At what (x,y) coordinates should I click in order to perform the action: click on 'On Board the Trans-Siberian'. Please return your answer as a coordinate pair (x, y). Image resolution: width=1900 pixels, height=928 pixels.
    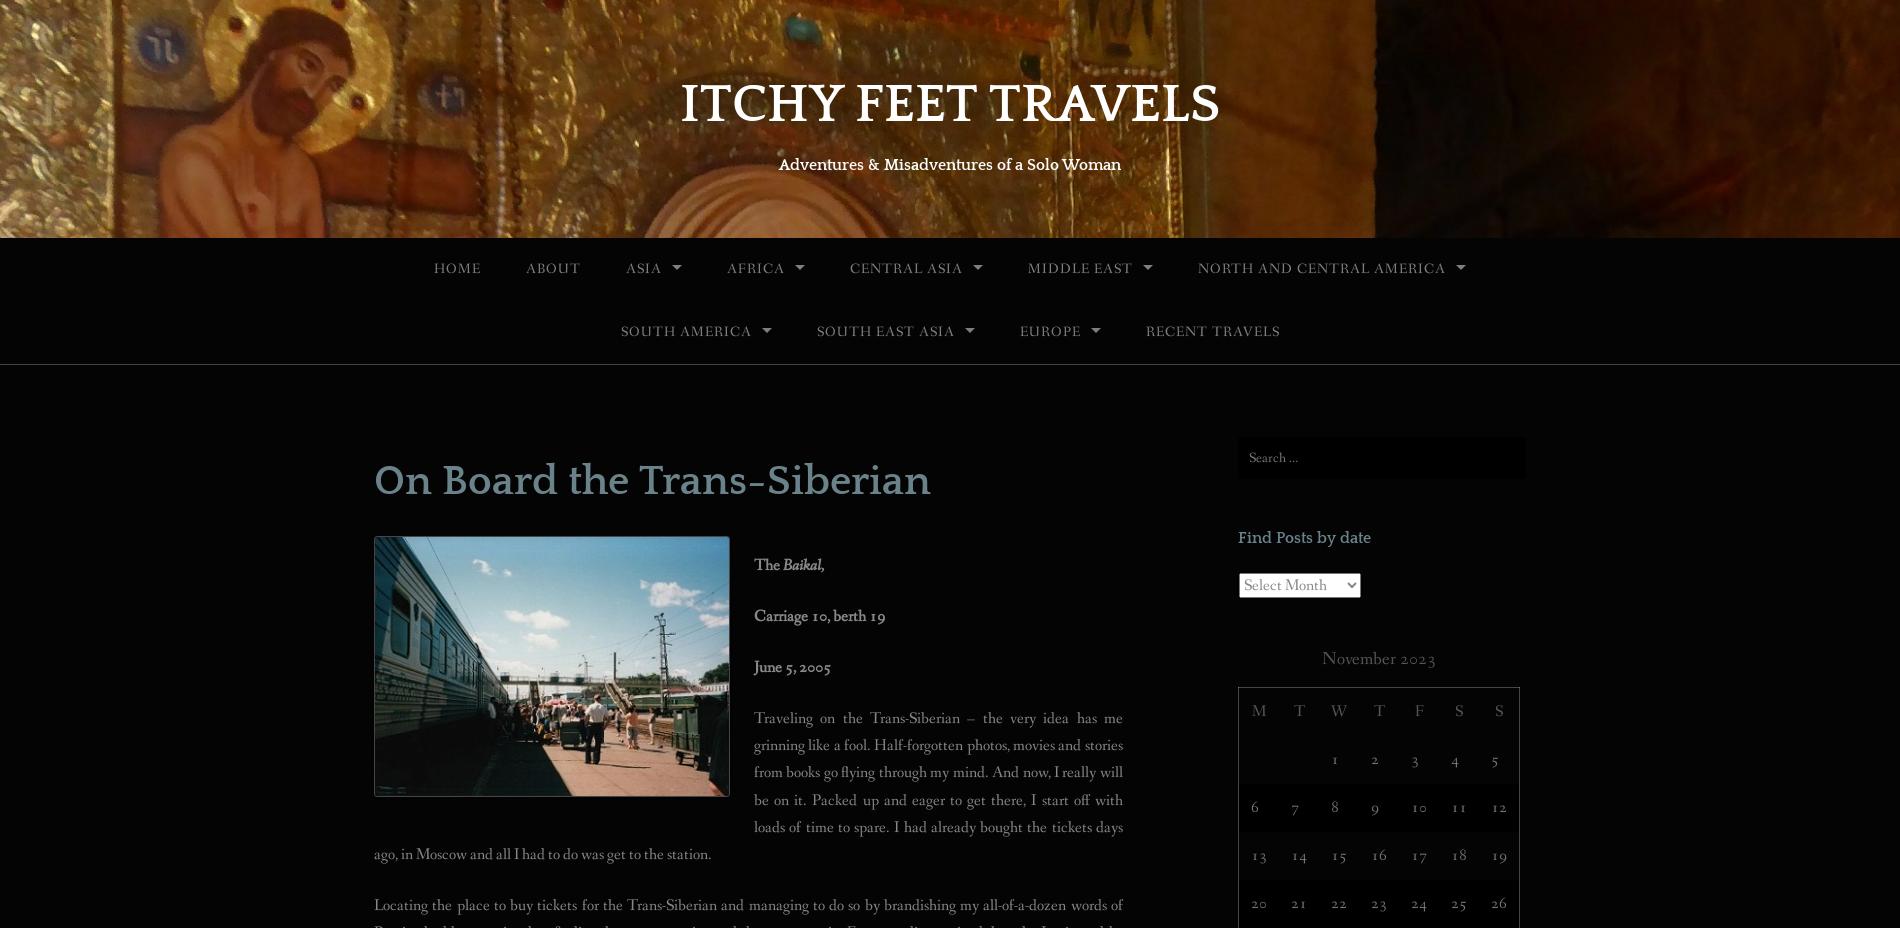
    Looking at the image, I should click on (372, 479).